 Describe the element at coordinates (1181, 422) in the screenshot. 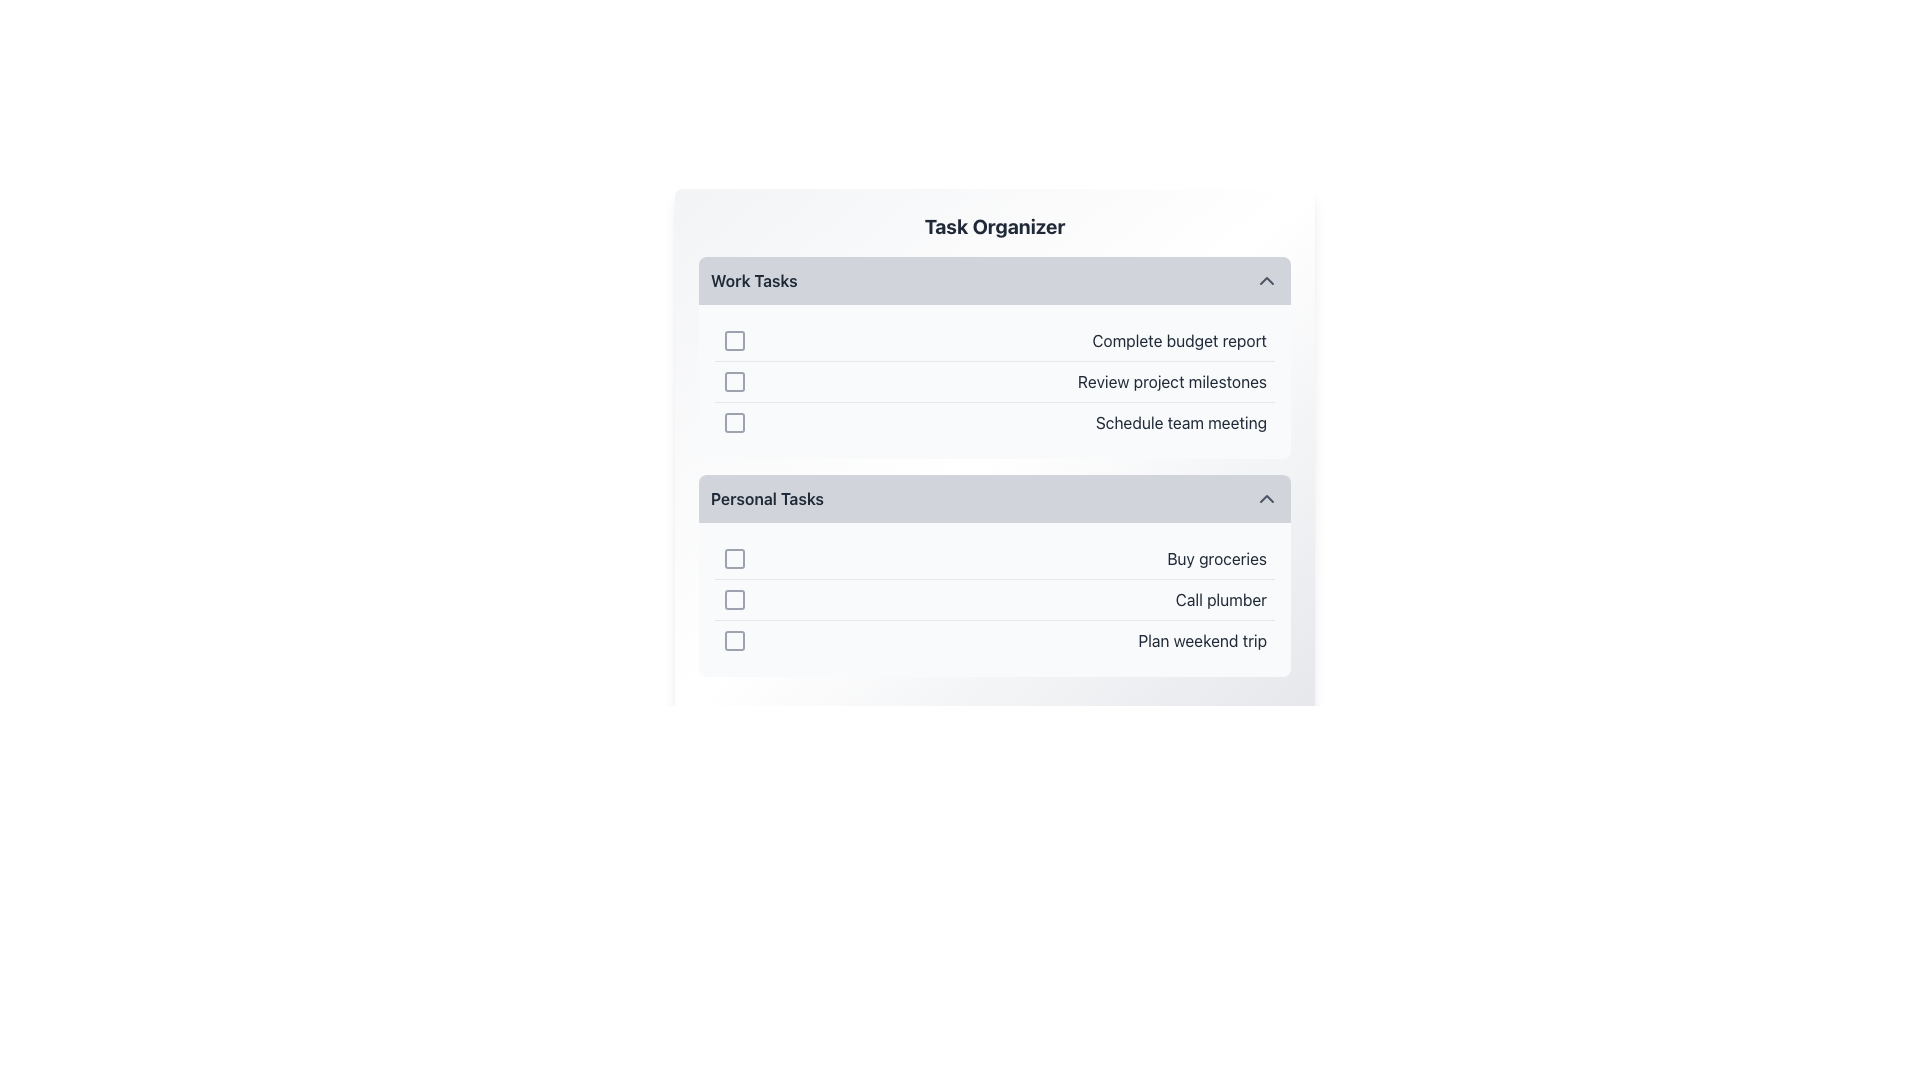

I see `text from the 'Schedule team meeting' label, which is the third item in the 'Work Tasks' section, styled in dark gray on a white background` at that location.